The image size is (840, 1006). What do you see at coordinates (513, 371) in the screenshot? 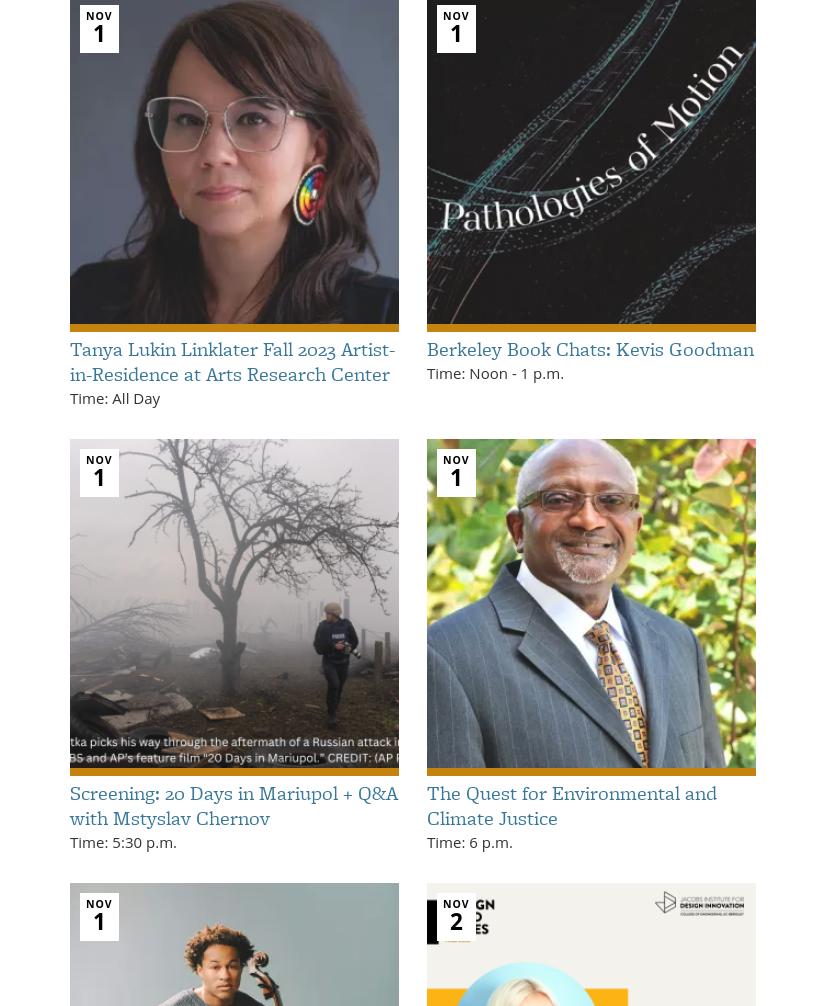
I see `'-'` at bounding box center [513, 371].